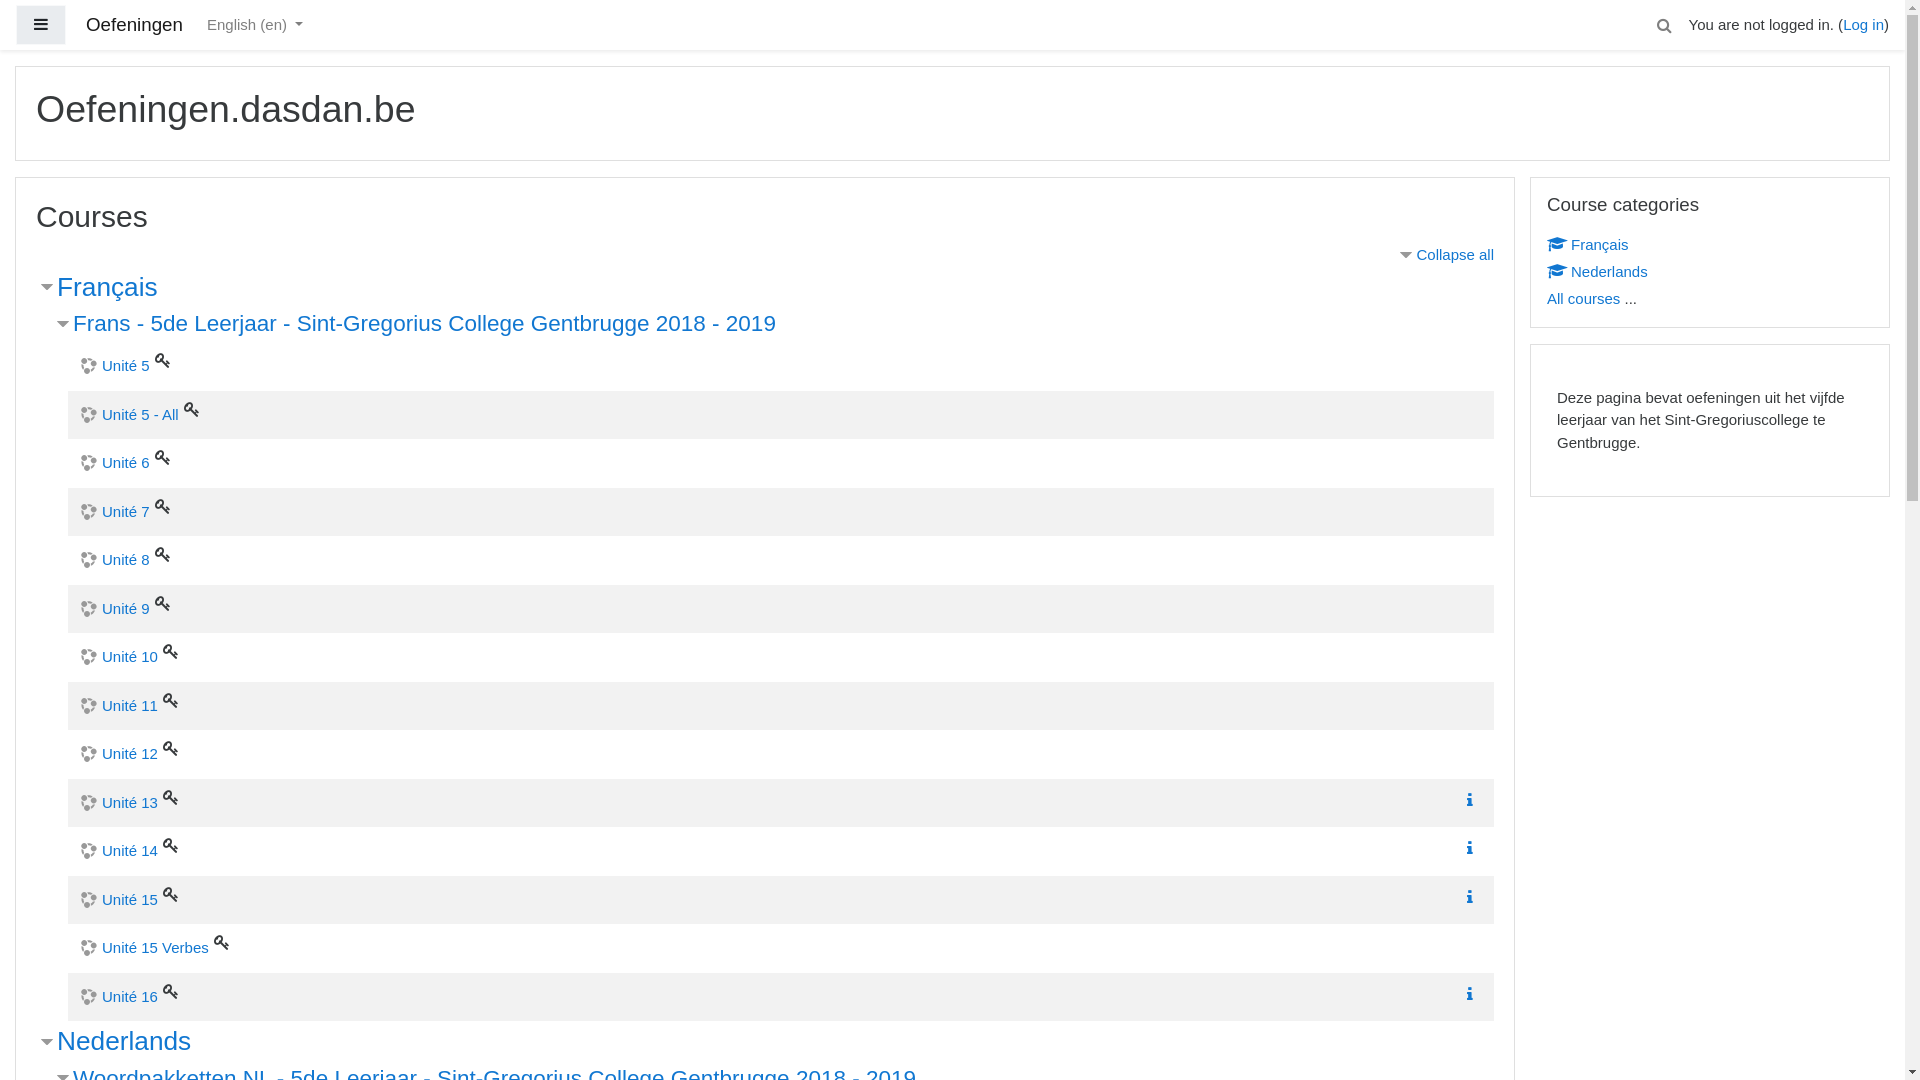  What do you see at coordinates (163, 893) in the screenshot?
I see `'Self enrolment'` at bounding box center [163, 893].